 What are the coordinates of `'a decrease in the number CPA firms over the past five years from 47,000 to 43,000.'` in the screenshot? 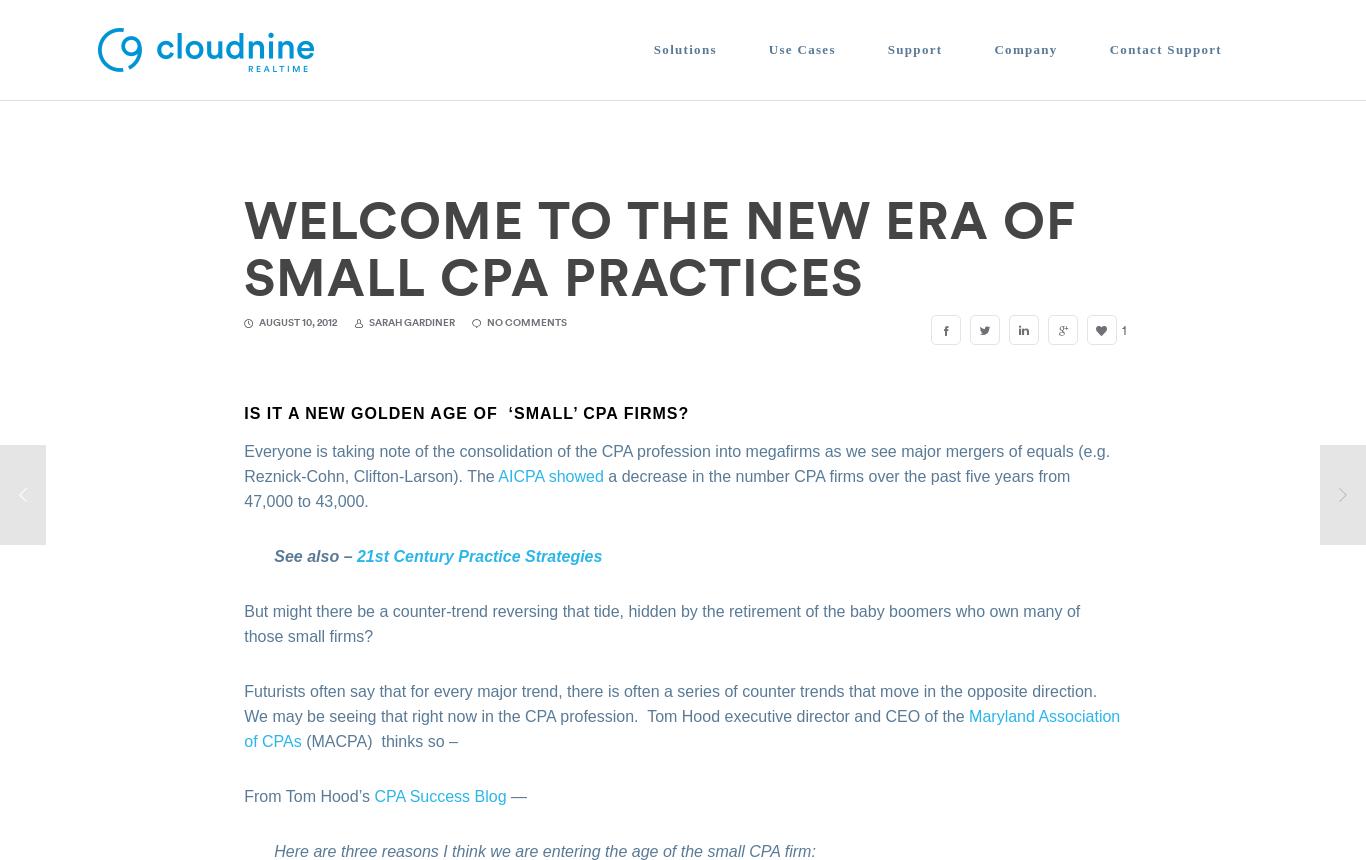 It's located at (656, 486).